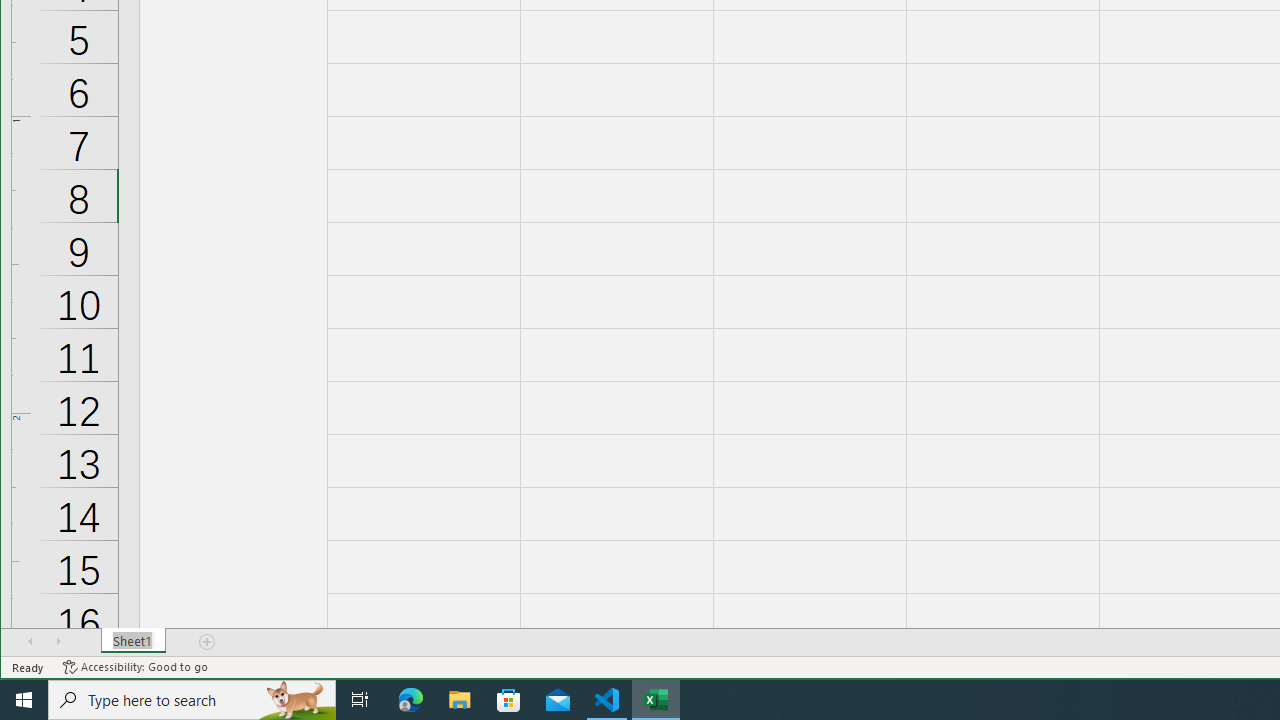 The height and width of the screenshot is (720, 1280). What do you see at coordinates (410, 698) in the screenshot?
I see `'Microsoft Edge'` at bounding box center [410, 698].